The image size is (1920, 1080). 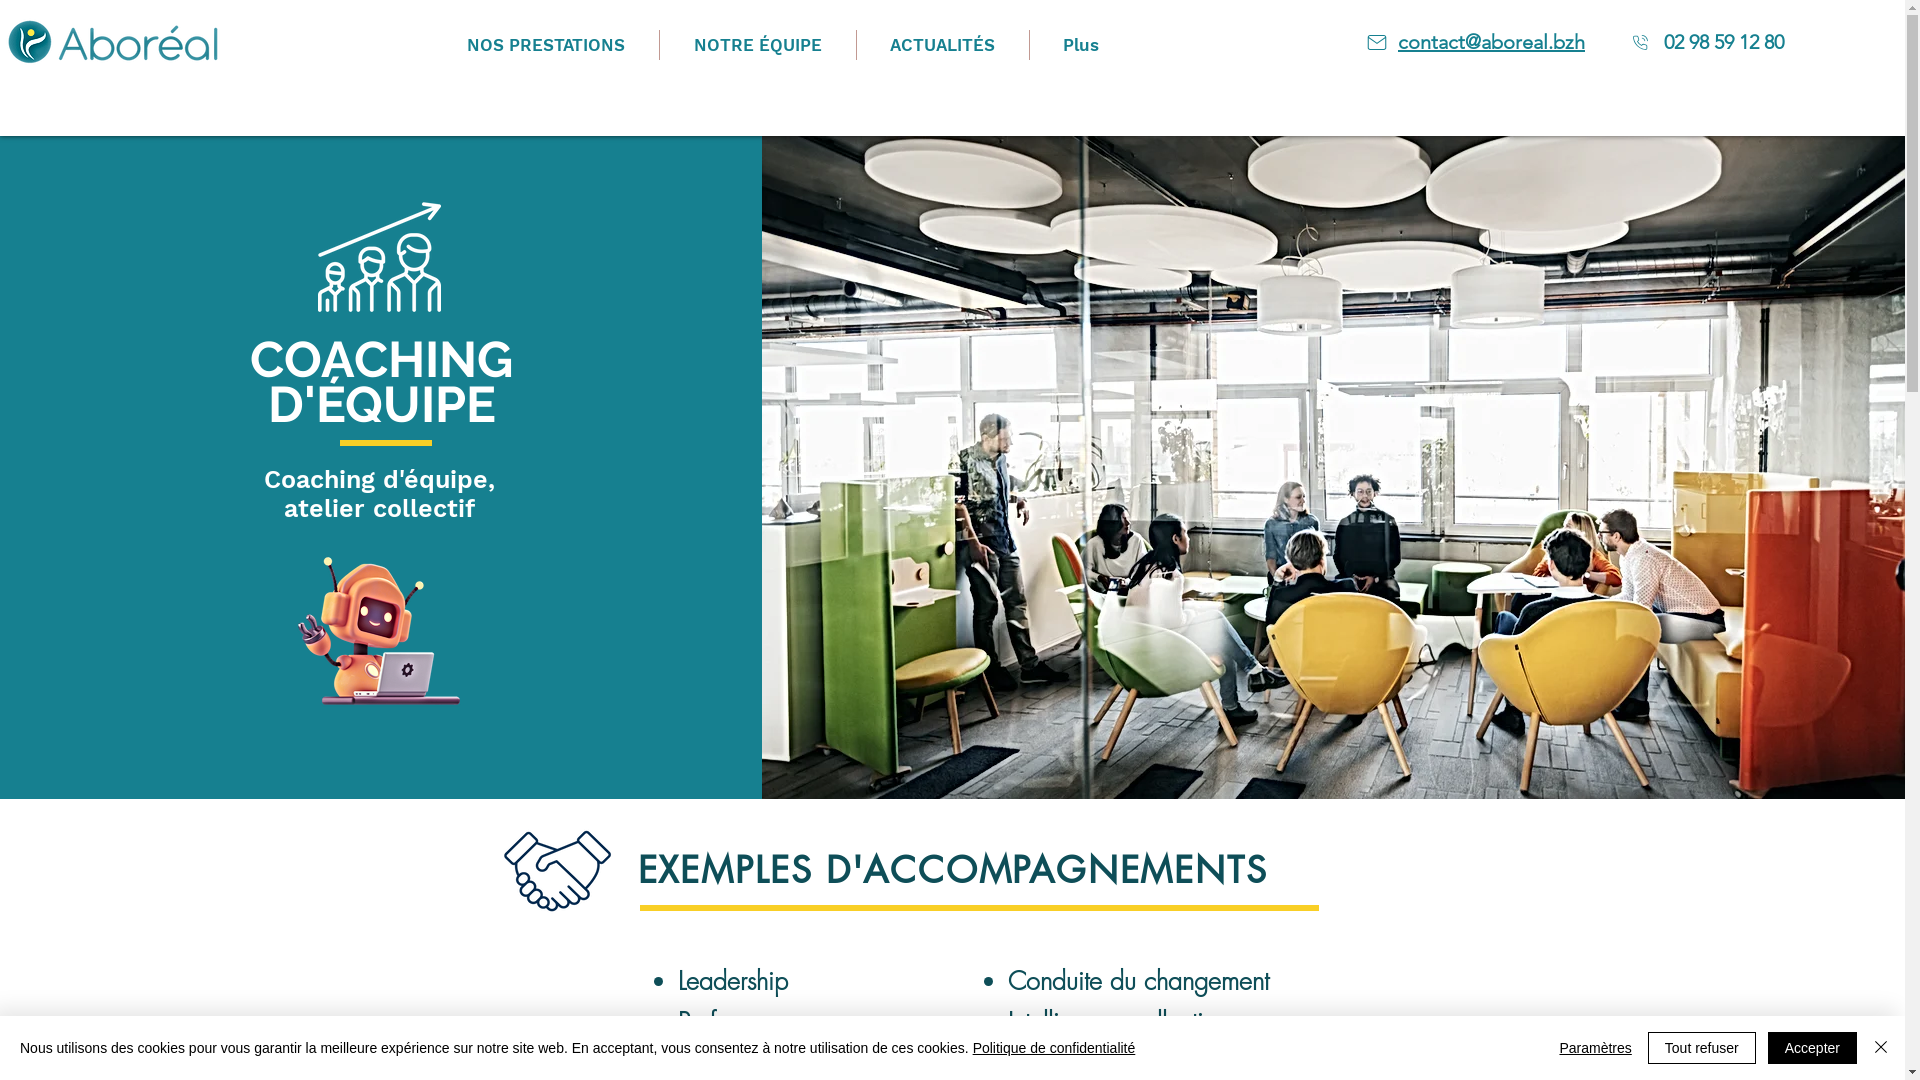 I want to click on '02 98 59 12 80', so click(x=1722, y=43).